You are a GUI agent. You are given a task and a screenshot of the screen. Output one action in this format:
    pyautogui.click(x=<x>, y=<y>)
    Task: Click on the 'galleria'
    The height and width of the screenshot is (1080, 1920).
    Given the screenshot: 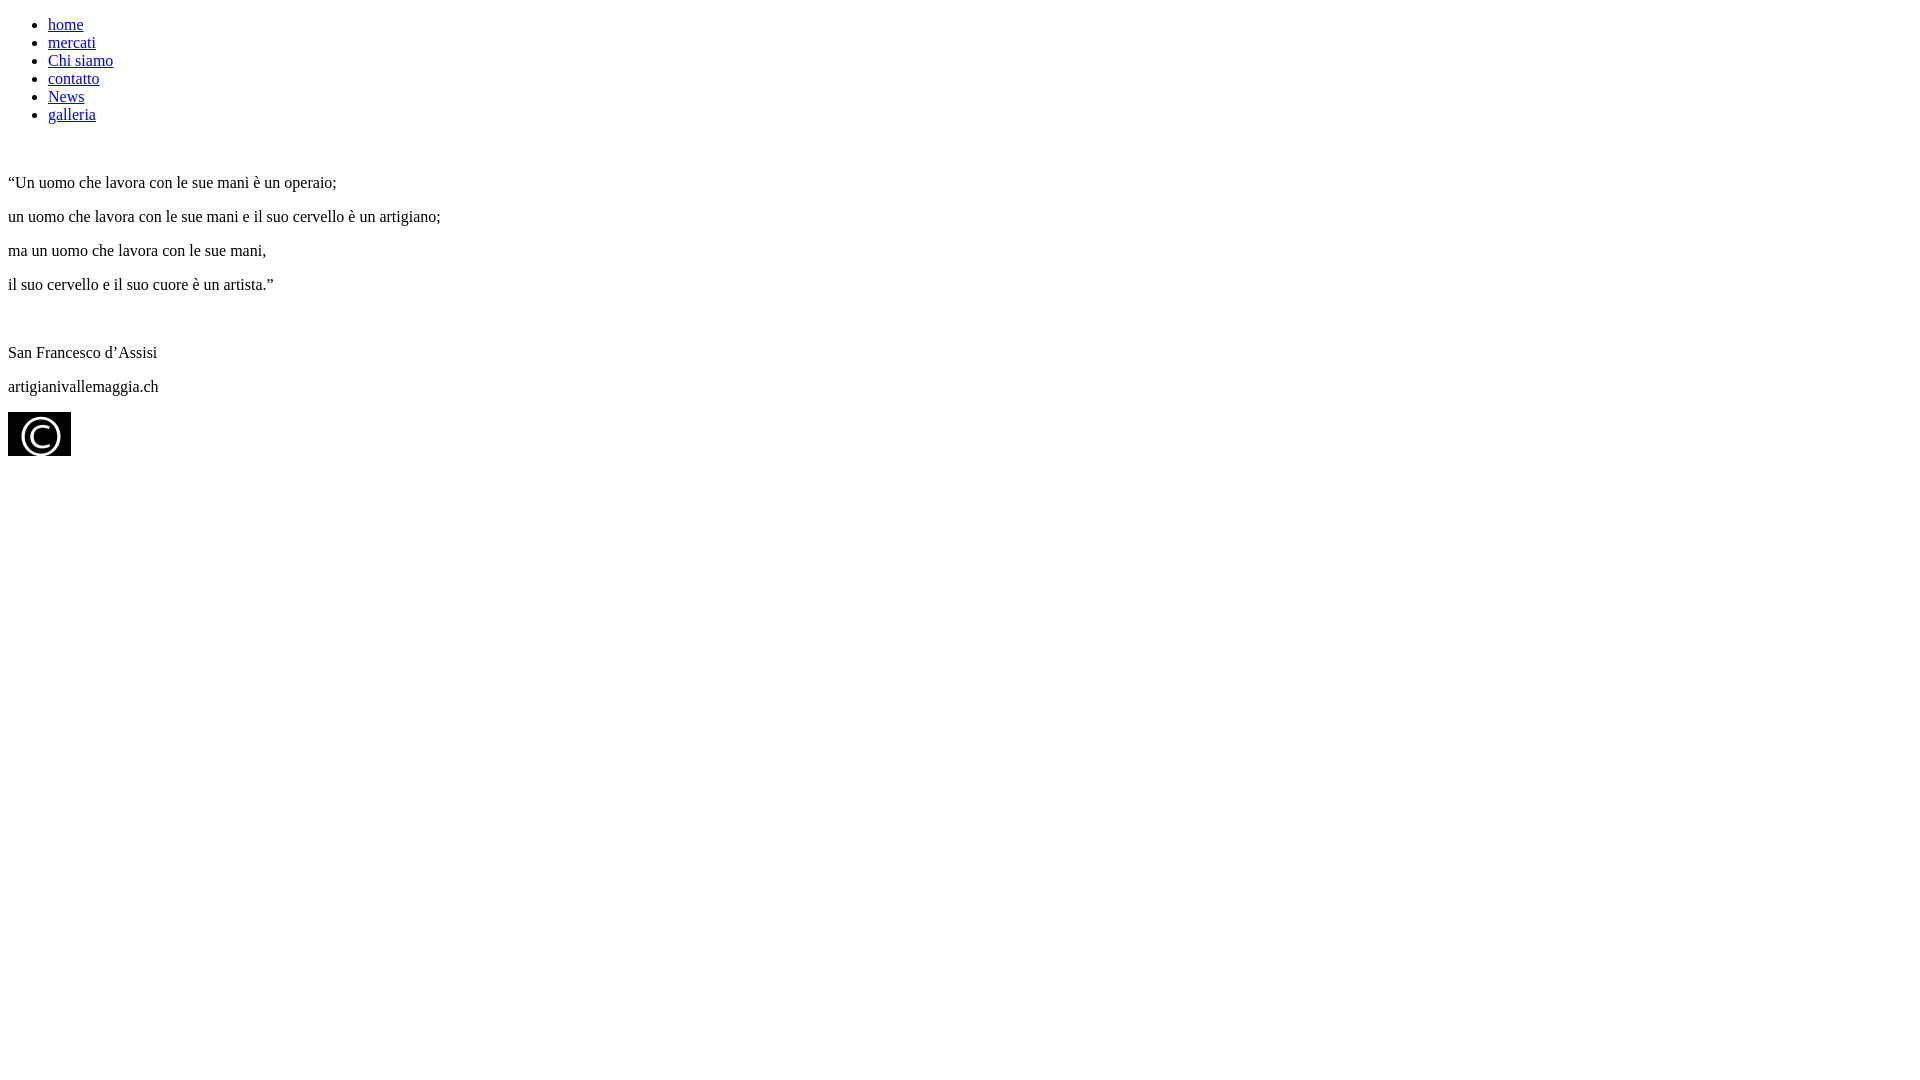 What is the action you would take?
    pyautogui.click(x=72, y=114)
    